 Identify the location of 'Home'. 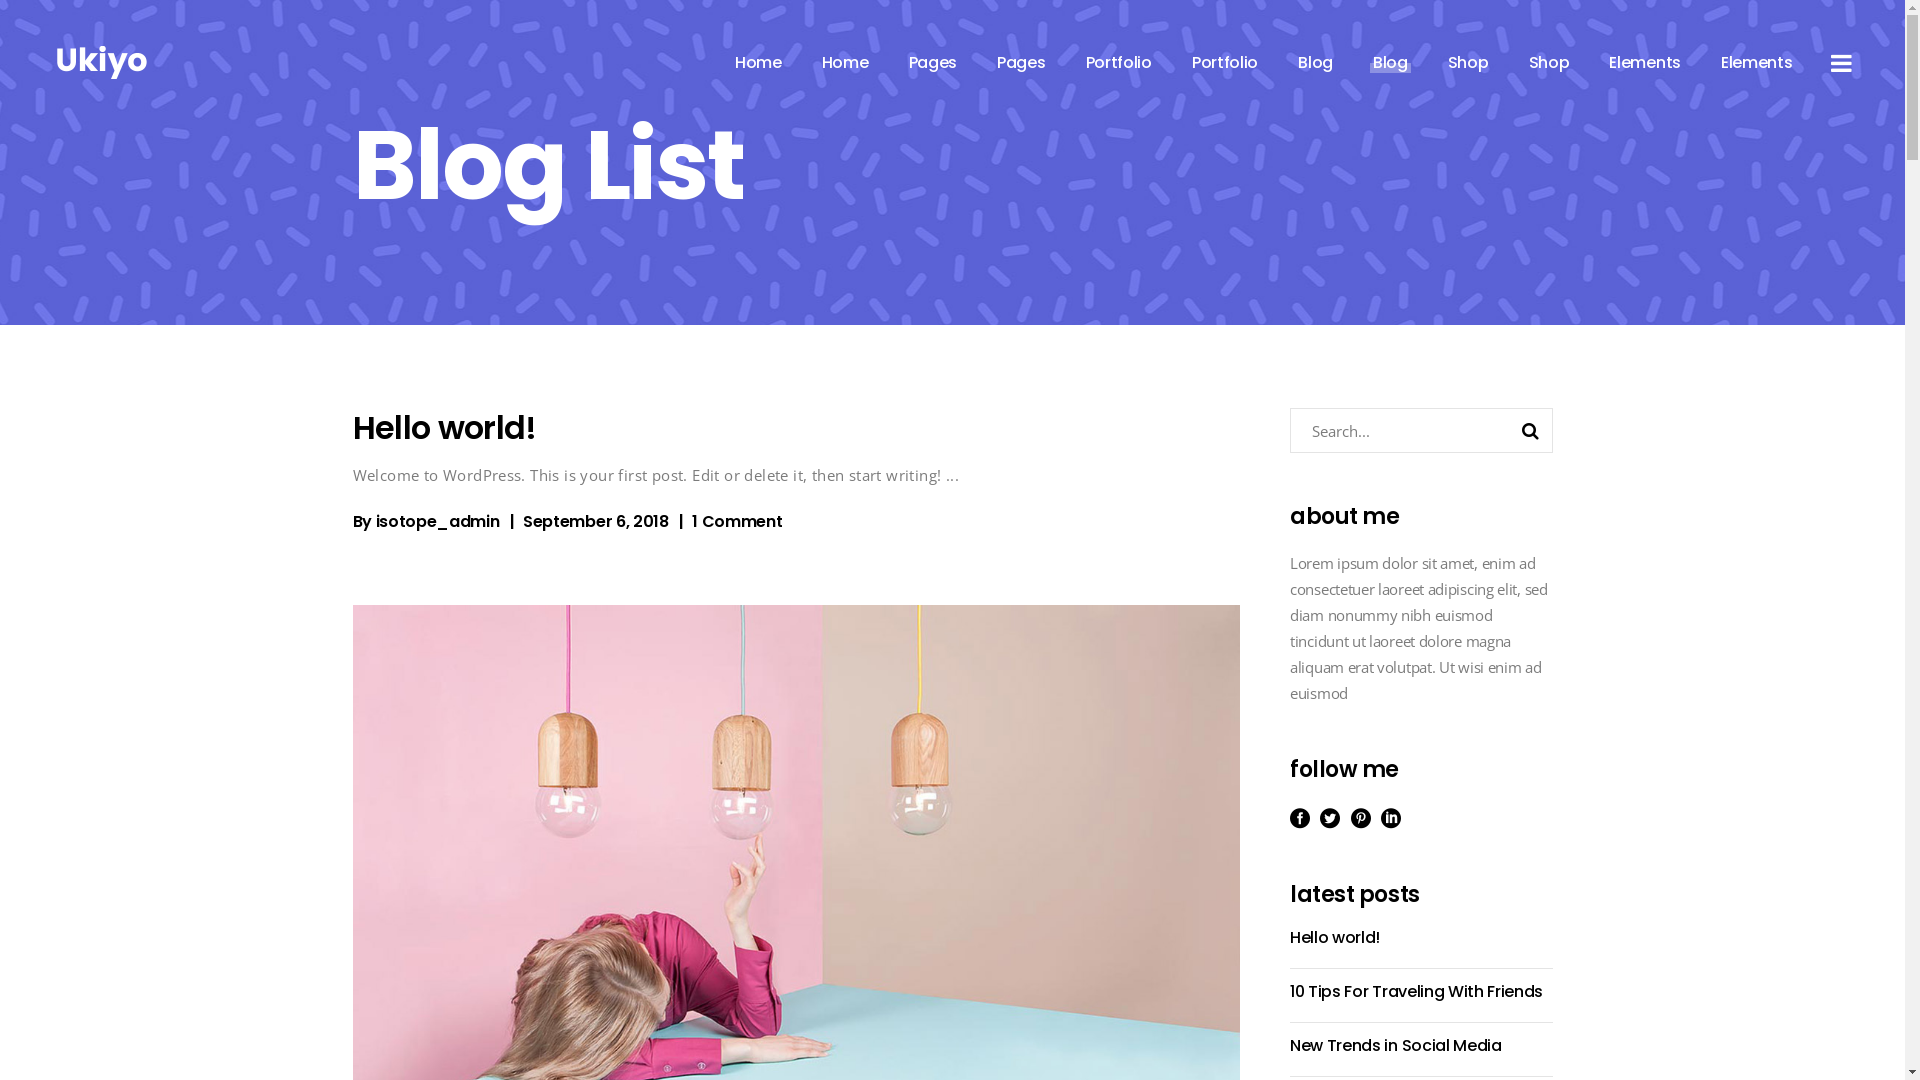
(845, 61).